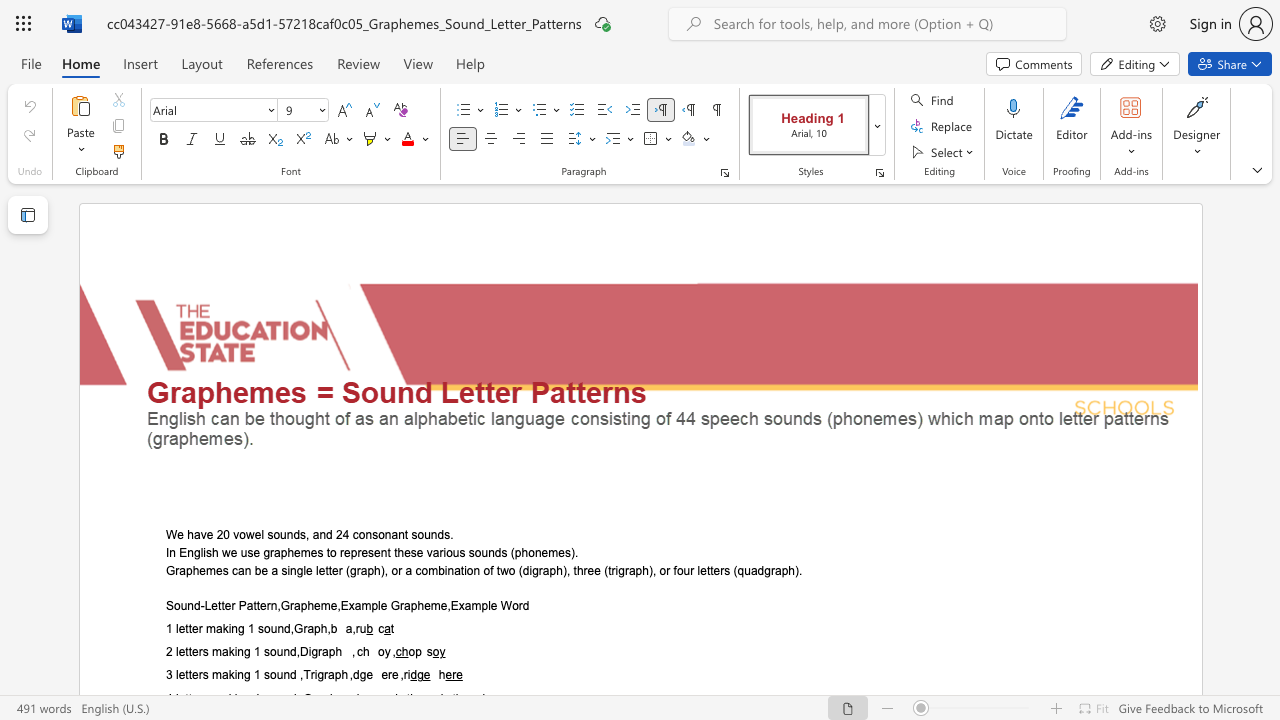  I want to click on the 4th character "m" in the text, so click(475, 605).